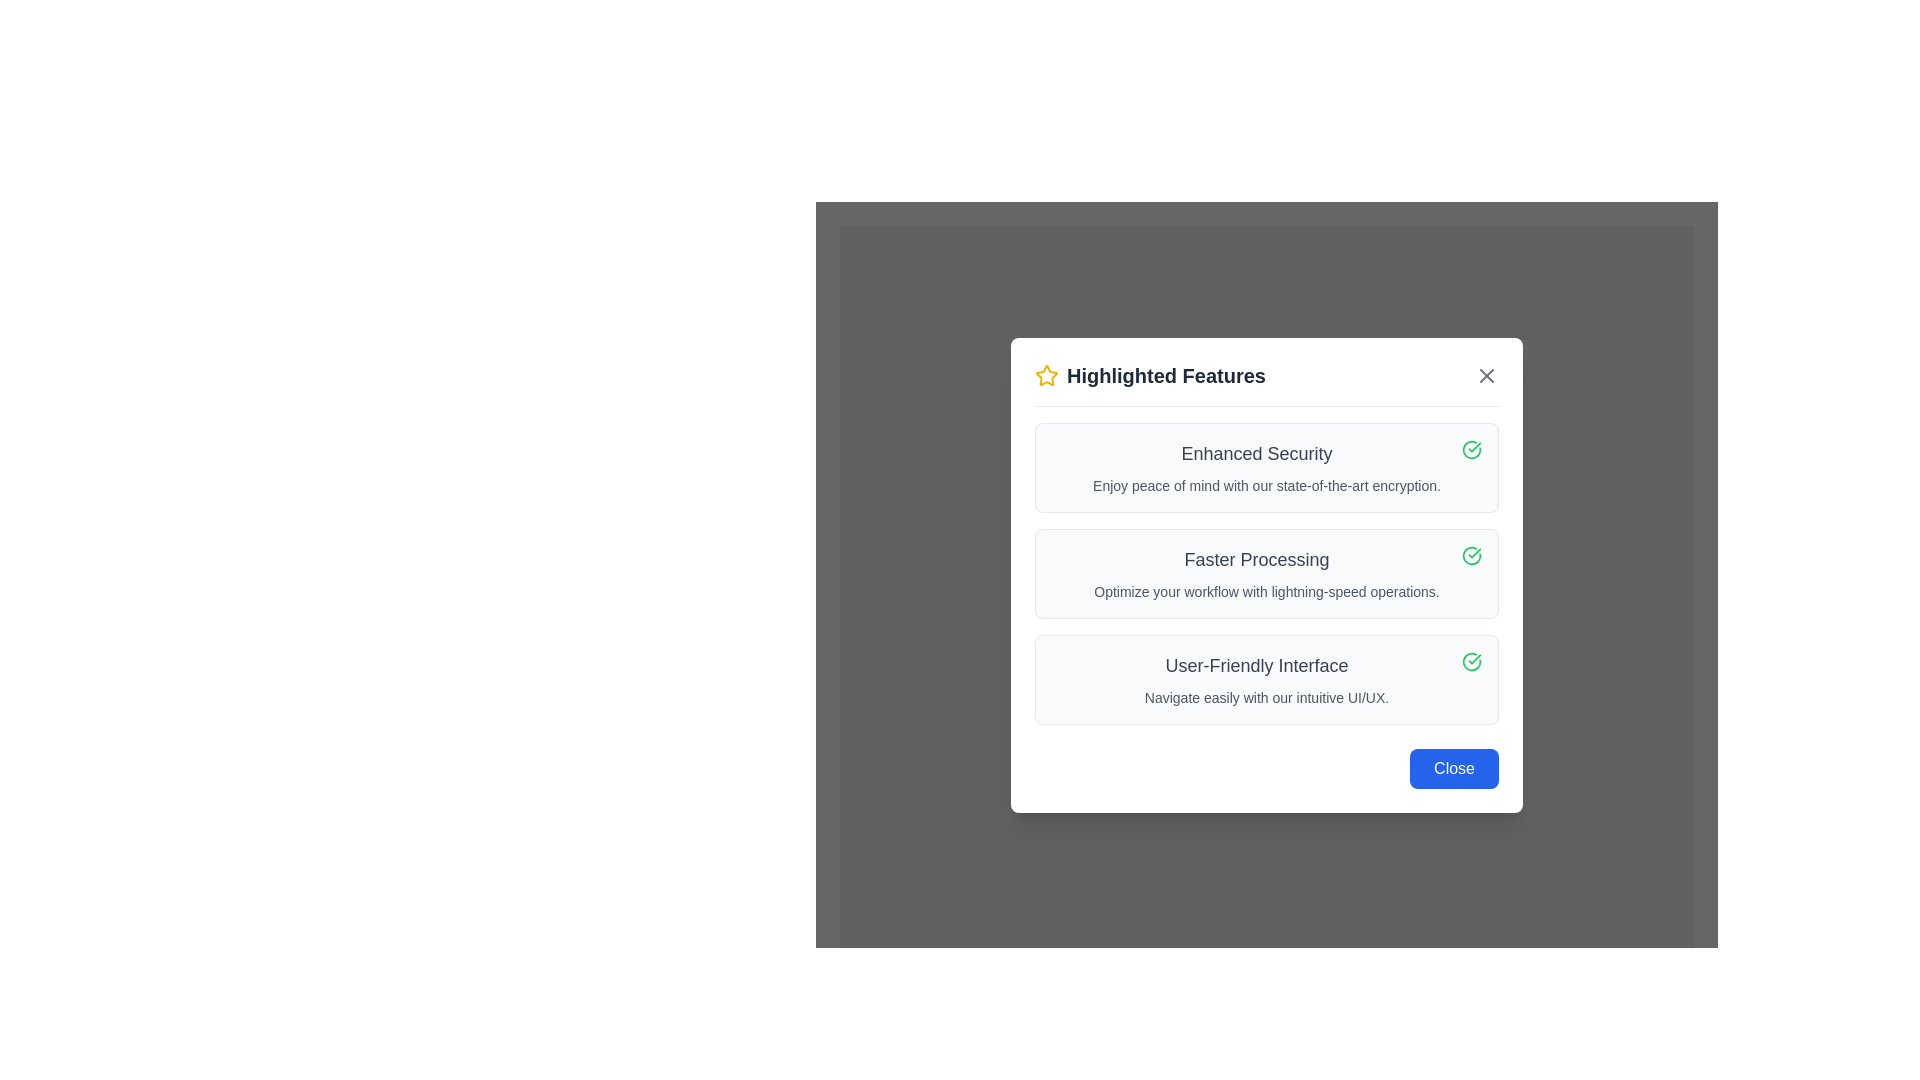  What do you see at coordinates (1266, 589) in the screenshot?
I see `the descriptive subtitle located below the header 'Faster Processing' within the second section card that provides additional information about workflow optimization and operational efficiency` at bounding box center [1266, 589].